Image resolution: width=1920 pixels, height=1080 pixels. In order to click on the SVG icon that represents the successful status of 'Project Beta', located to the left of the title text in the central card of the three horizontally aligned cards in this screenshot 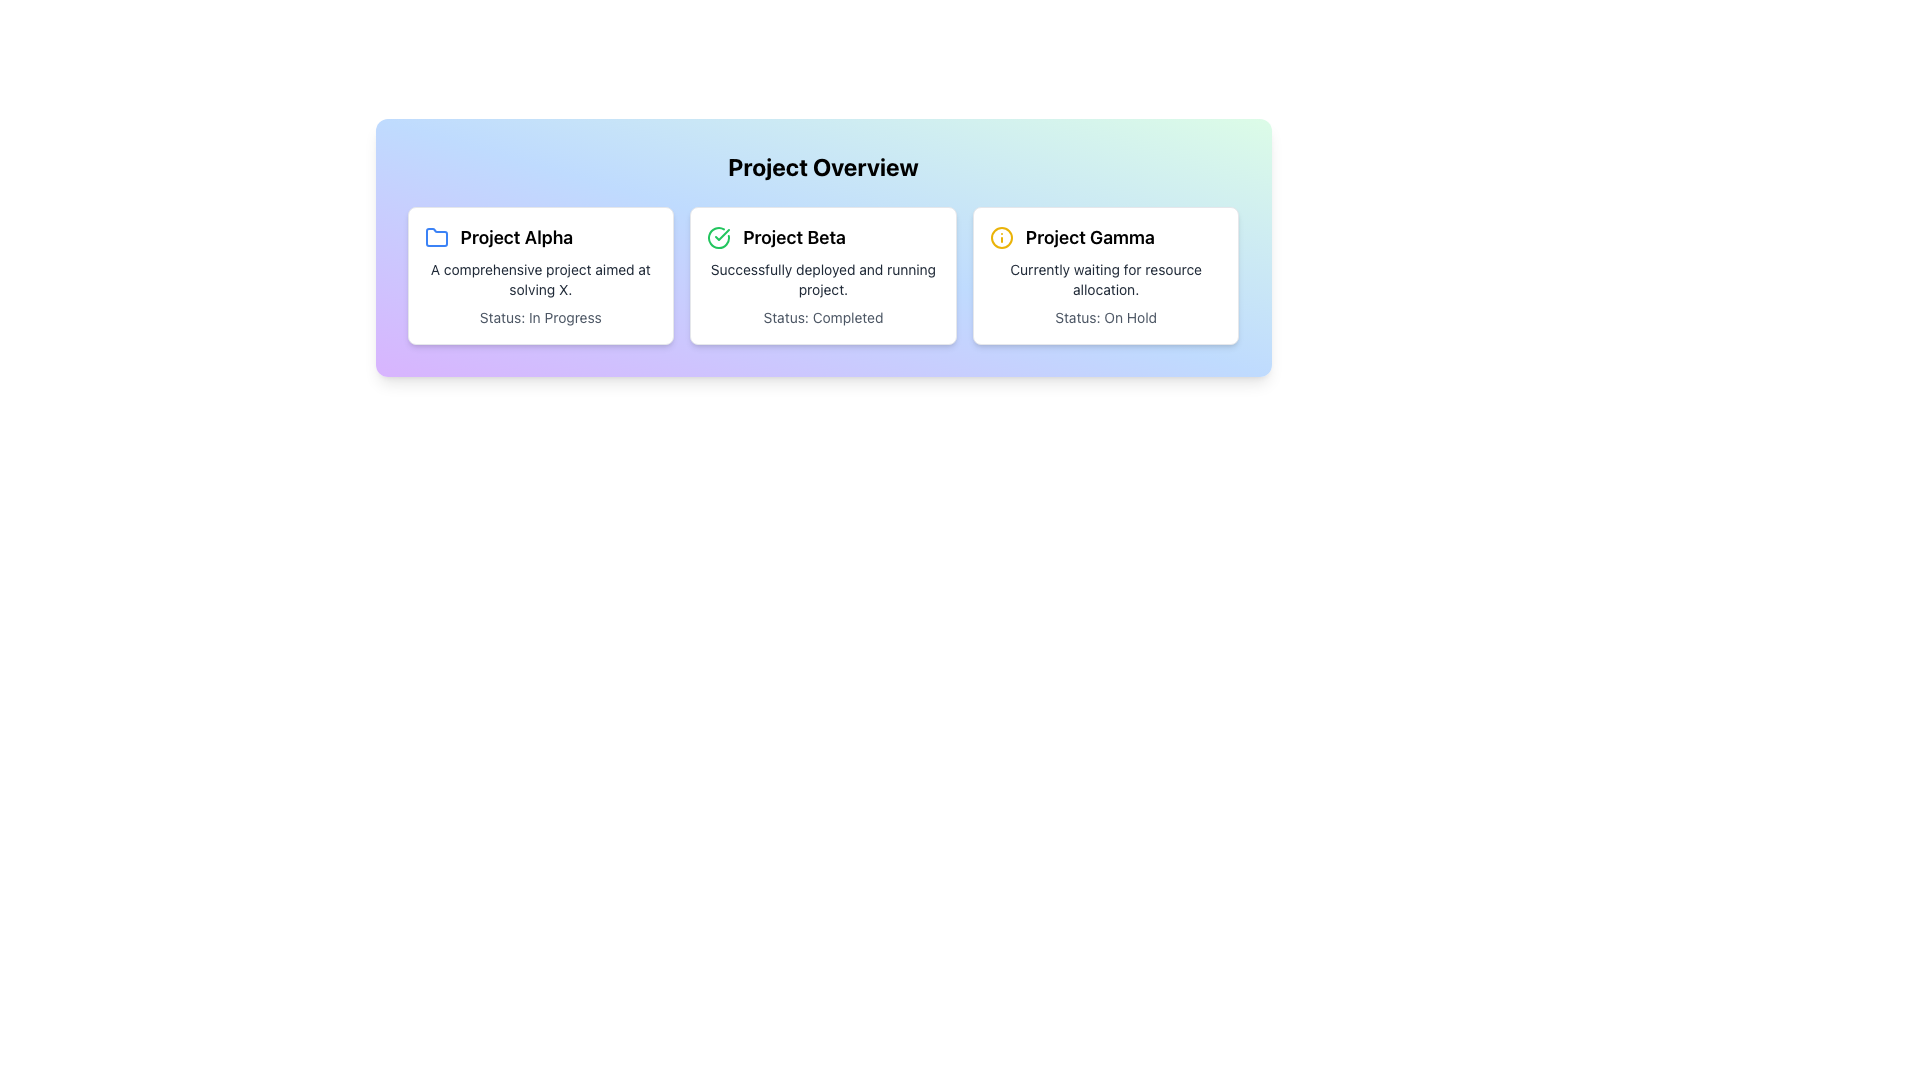, I will do `click(719, 237)`.